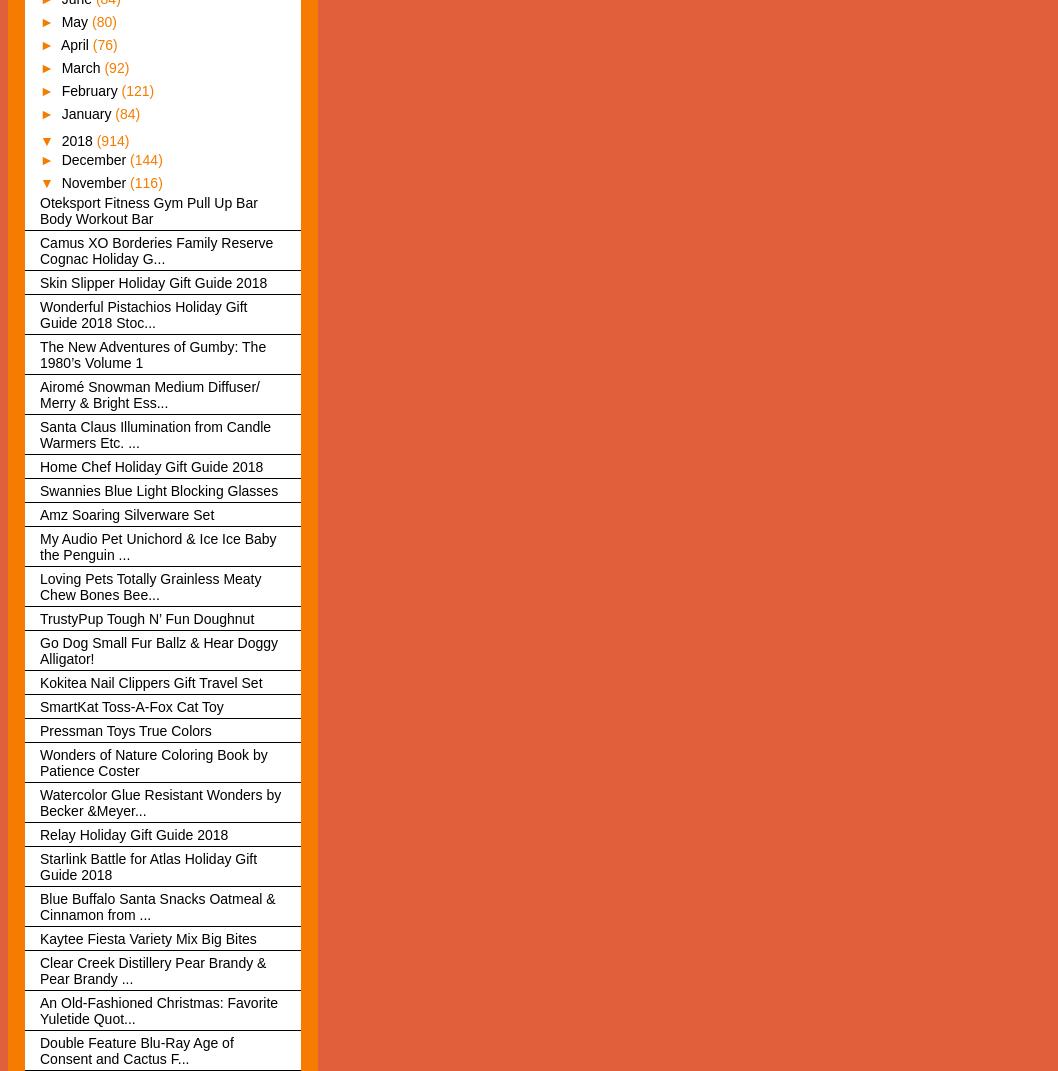 The image size is (1058, 1071). Describe the element at coordinates (147, 209) in the screenshot. I see `'Oteksport Fitness Gym Pull Up Bar Body Workout Bar'` at that location.